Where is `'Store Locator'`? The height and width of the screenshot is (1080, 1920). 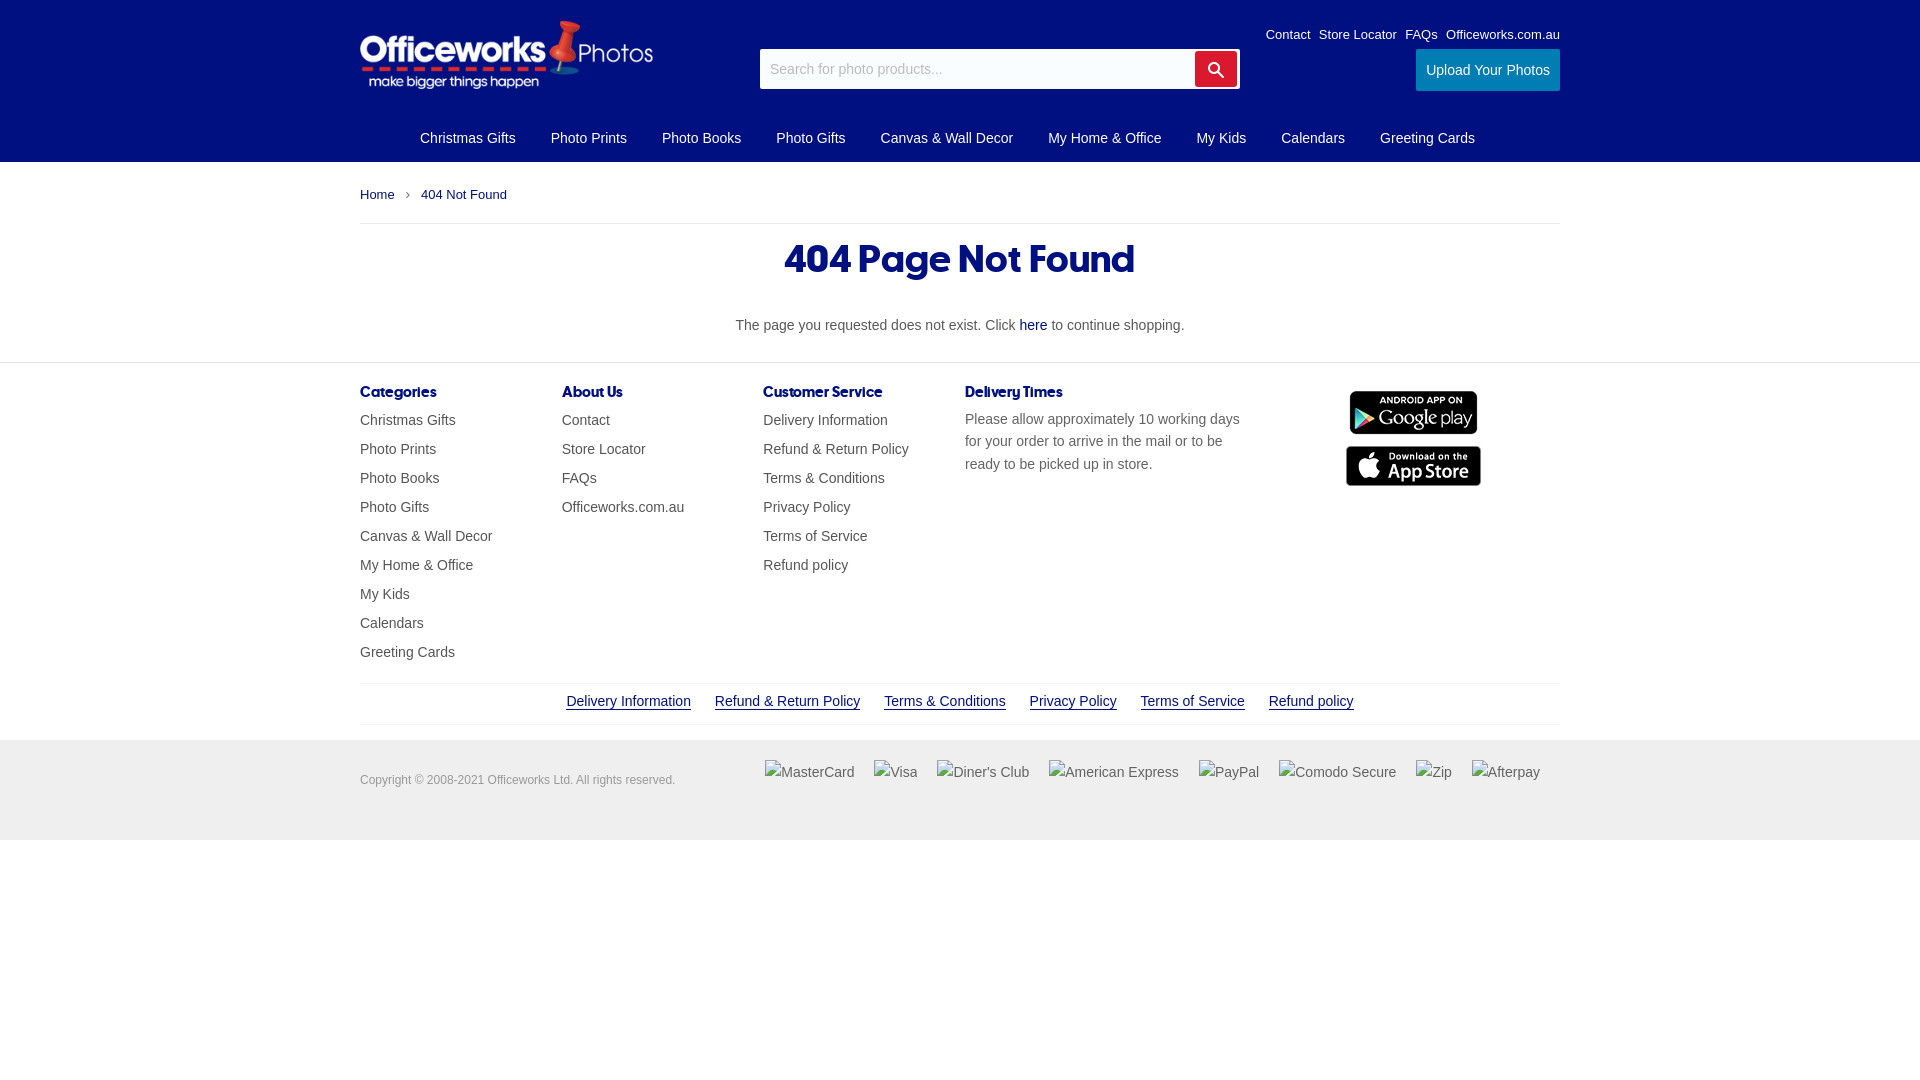
'Store Locator' is located at coordinates (1358, 34).